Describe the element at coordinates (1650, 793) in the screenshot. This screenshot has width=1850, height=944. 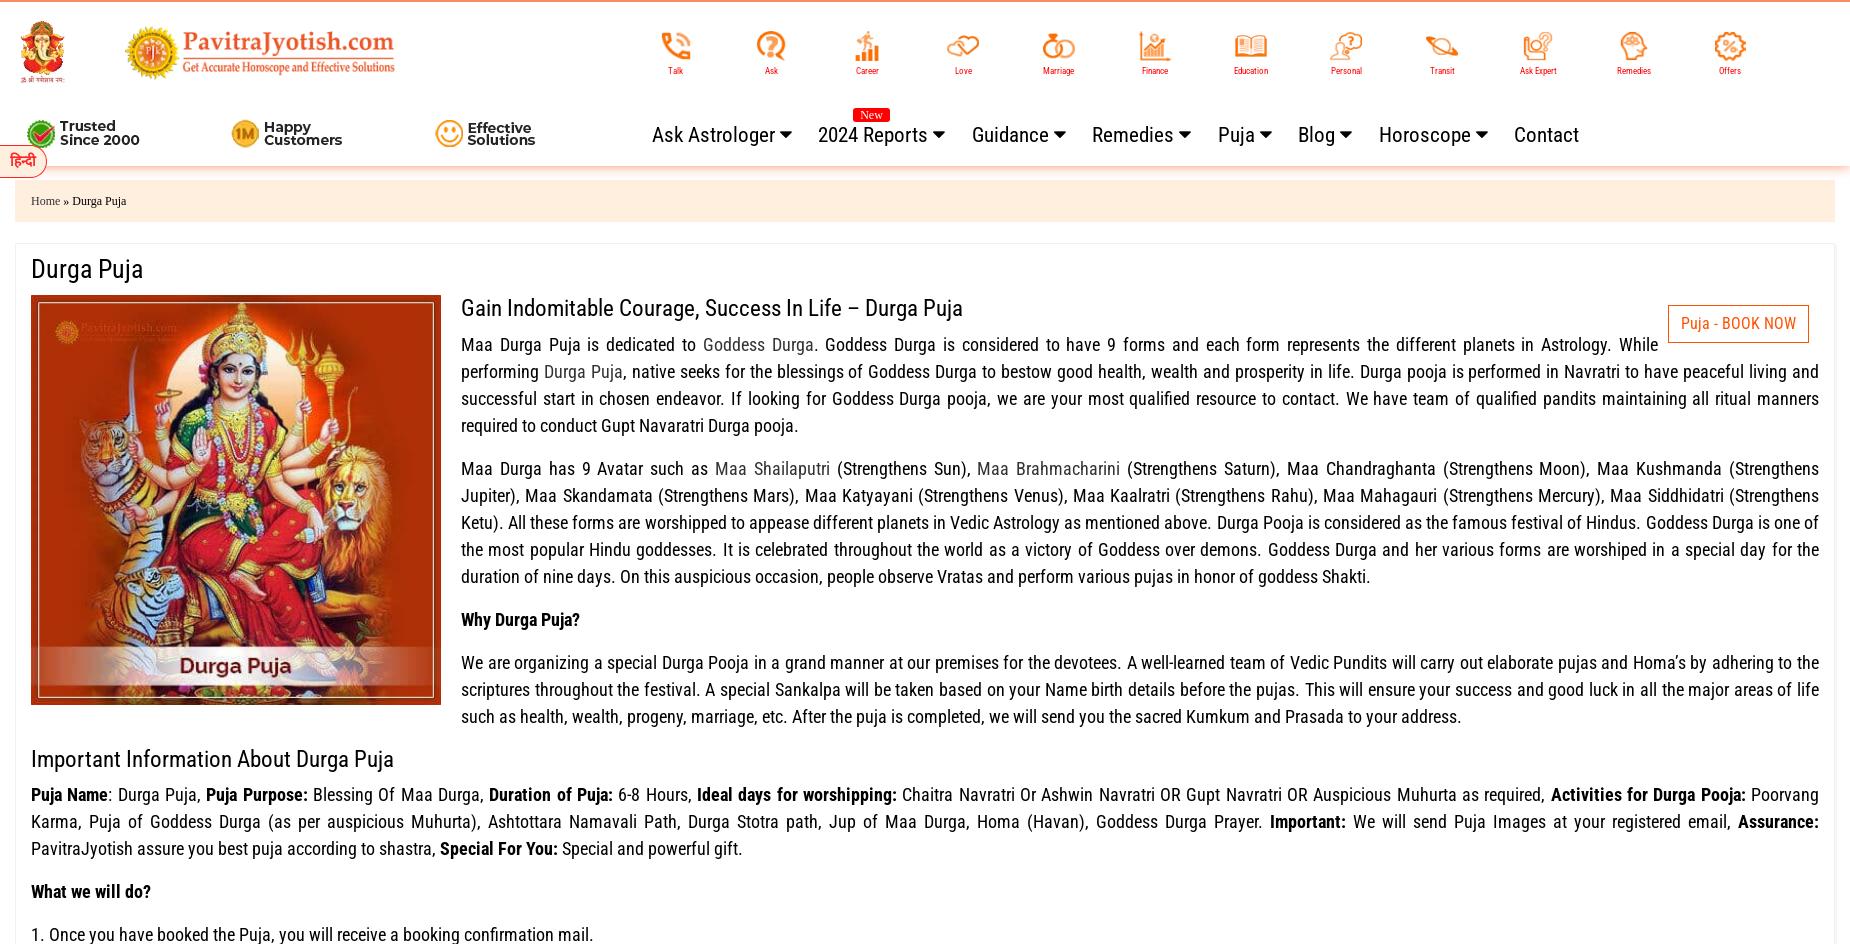
I see `'Activities for Durga Pooja:'` at that location.